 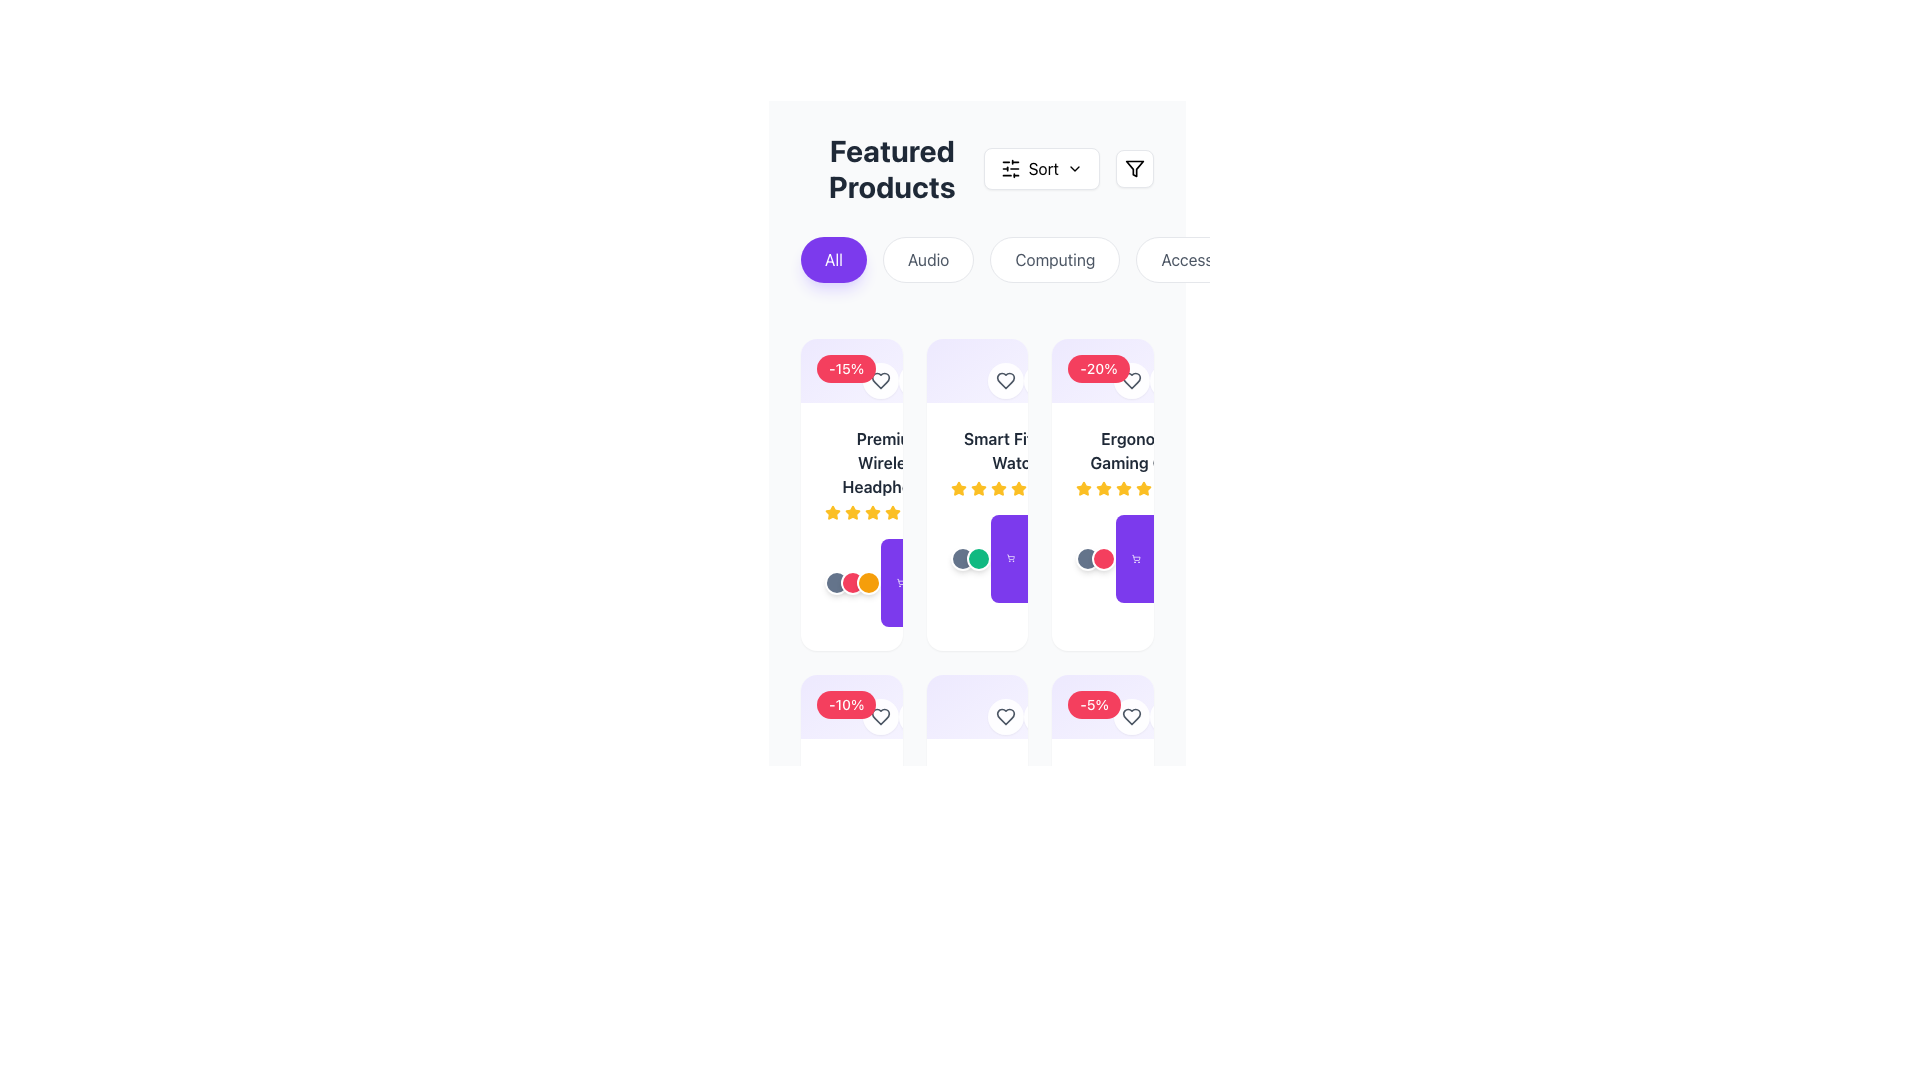 I want to click on the first circular icon with a slate gray background and white border located at the bottom of the 'Smart Fit Watch' product card, so click(x=1087, y=559).